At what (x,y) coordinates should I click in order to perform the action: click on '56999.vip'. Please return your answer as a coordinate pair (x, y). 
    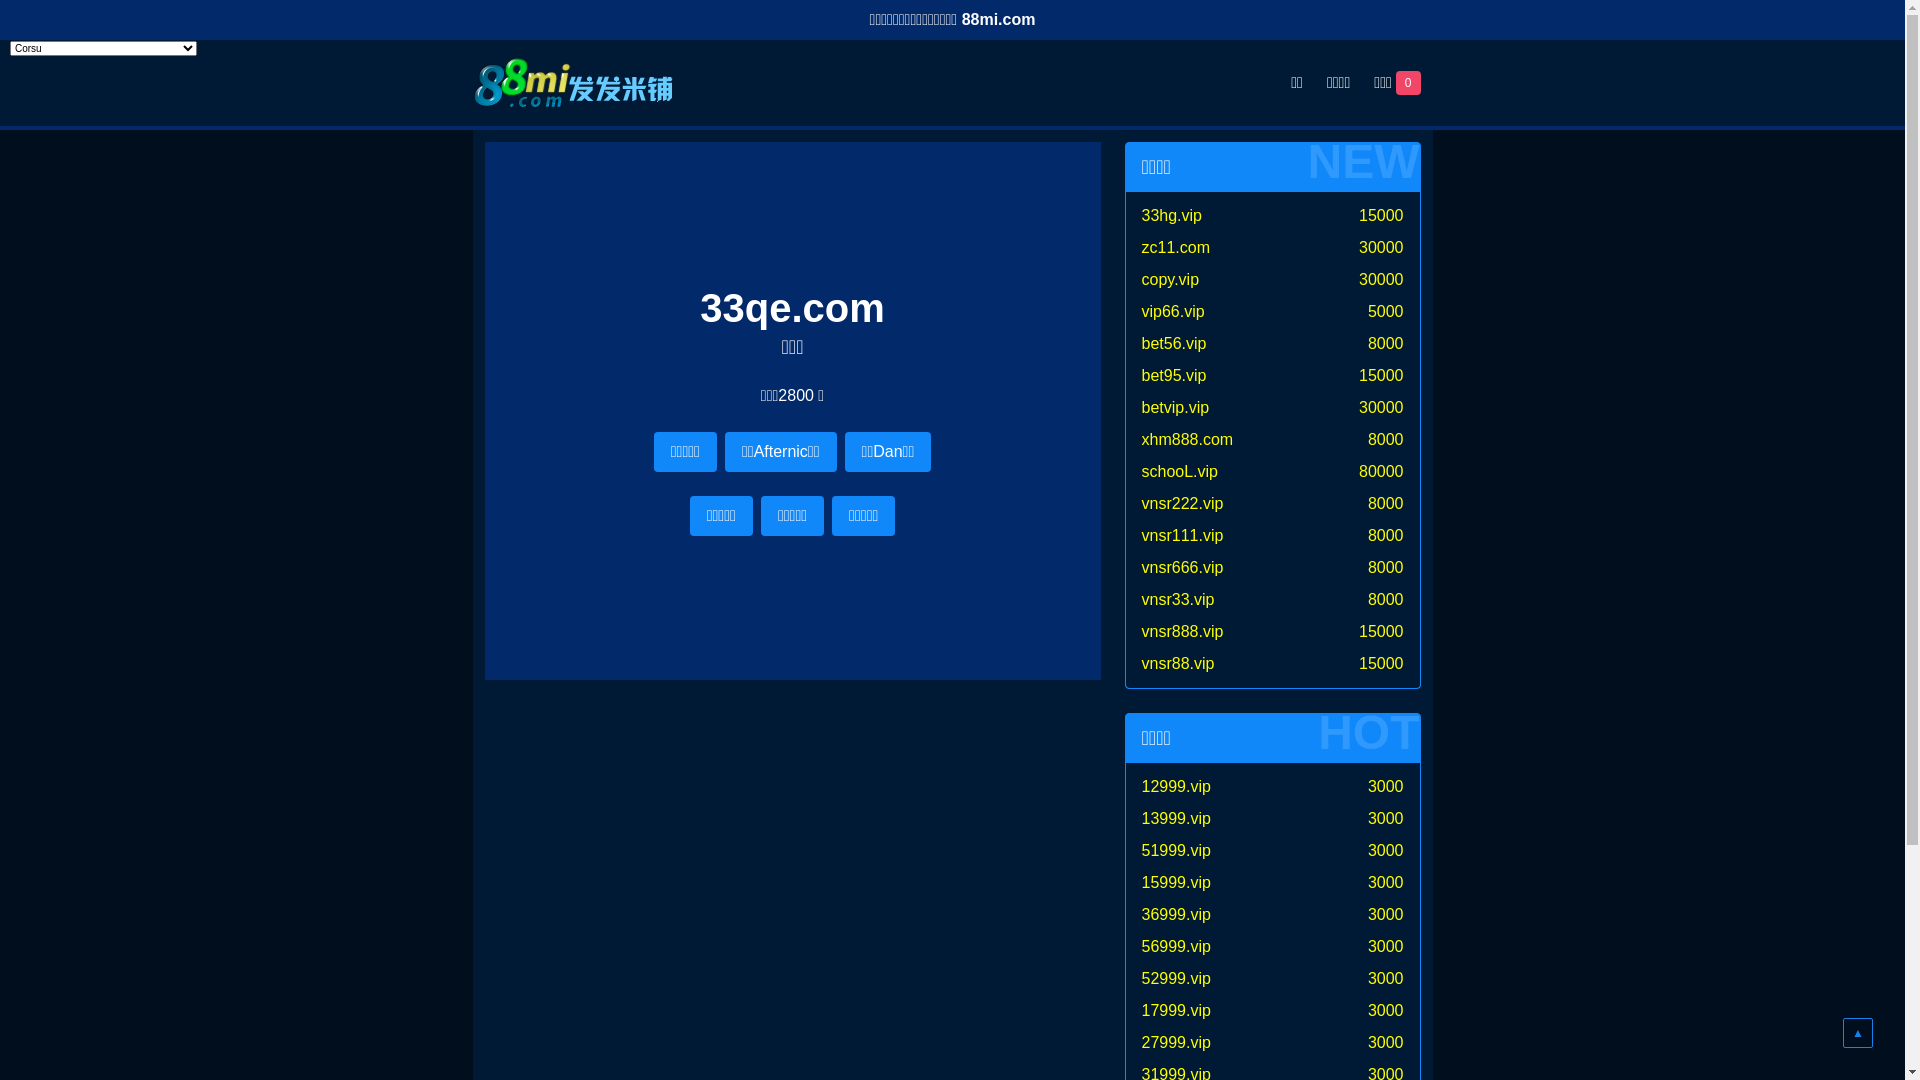
    Looking at the image, I should click on (1176, 945).